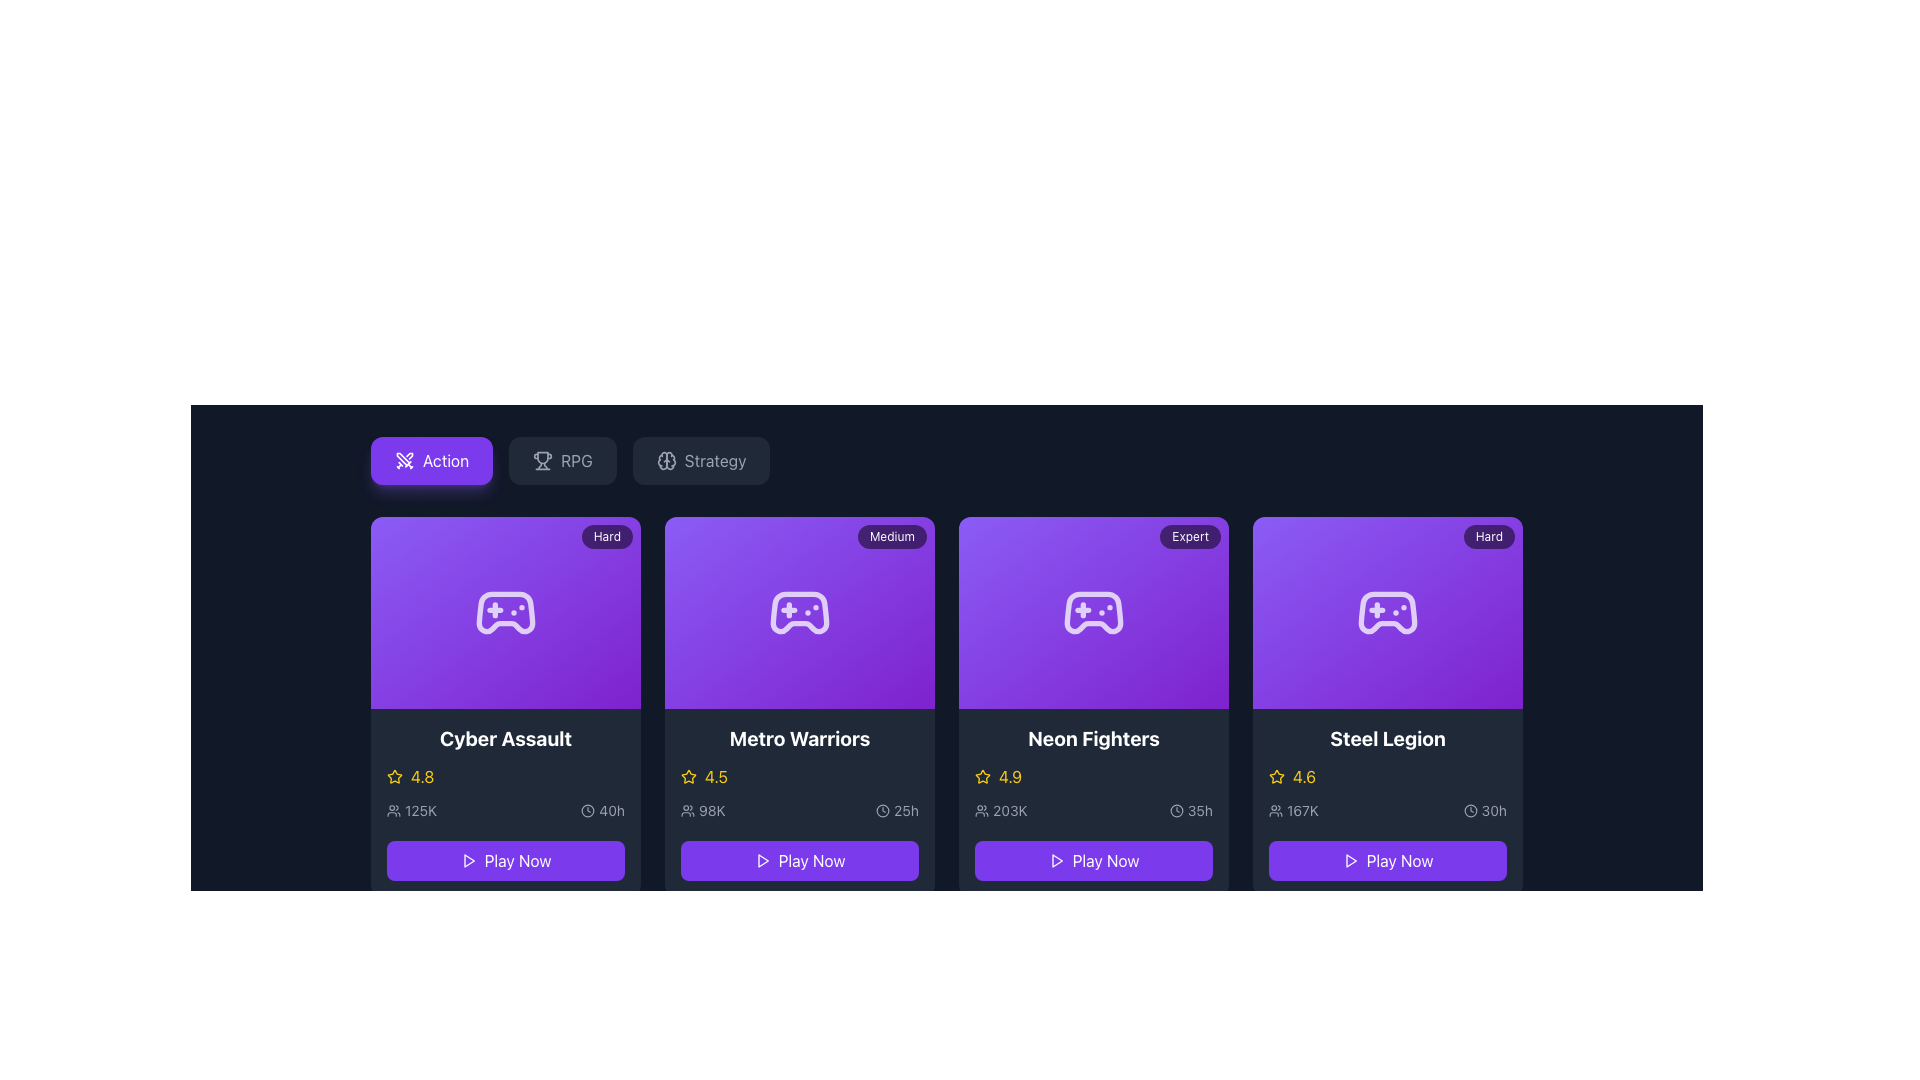 The image size is (1920, 1080). I want to click on the numeric data displaying '98K' users in the 'Metro Warriors' card to potentially reveal more details, so click(800, 810).